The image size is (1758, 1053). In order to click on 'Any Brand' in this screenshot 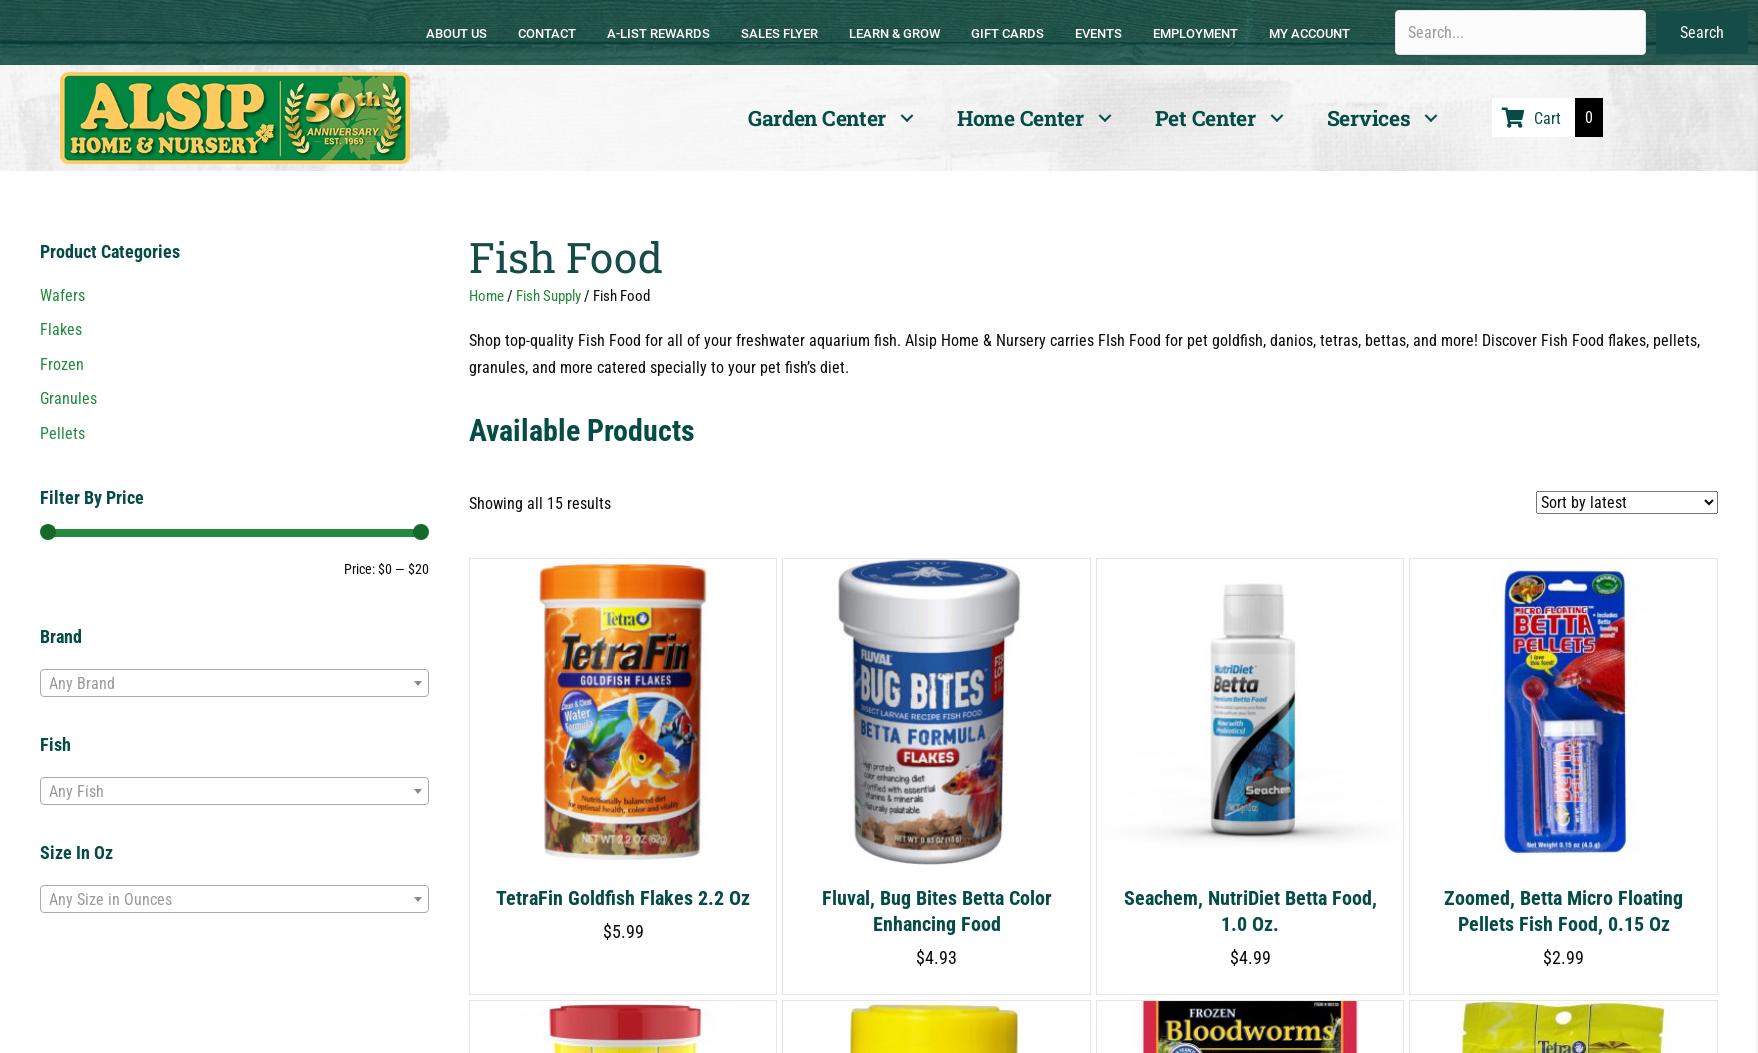, I will do `click(81, 683)`.